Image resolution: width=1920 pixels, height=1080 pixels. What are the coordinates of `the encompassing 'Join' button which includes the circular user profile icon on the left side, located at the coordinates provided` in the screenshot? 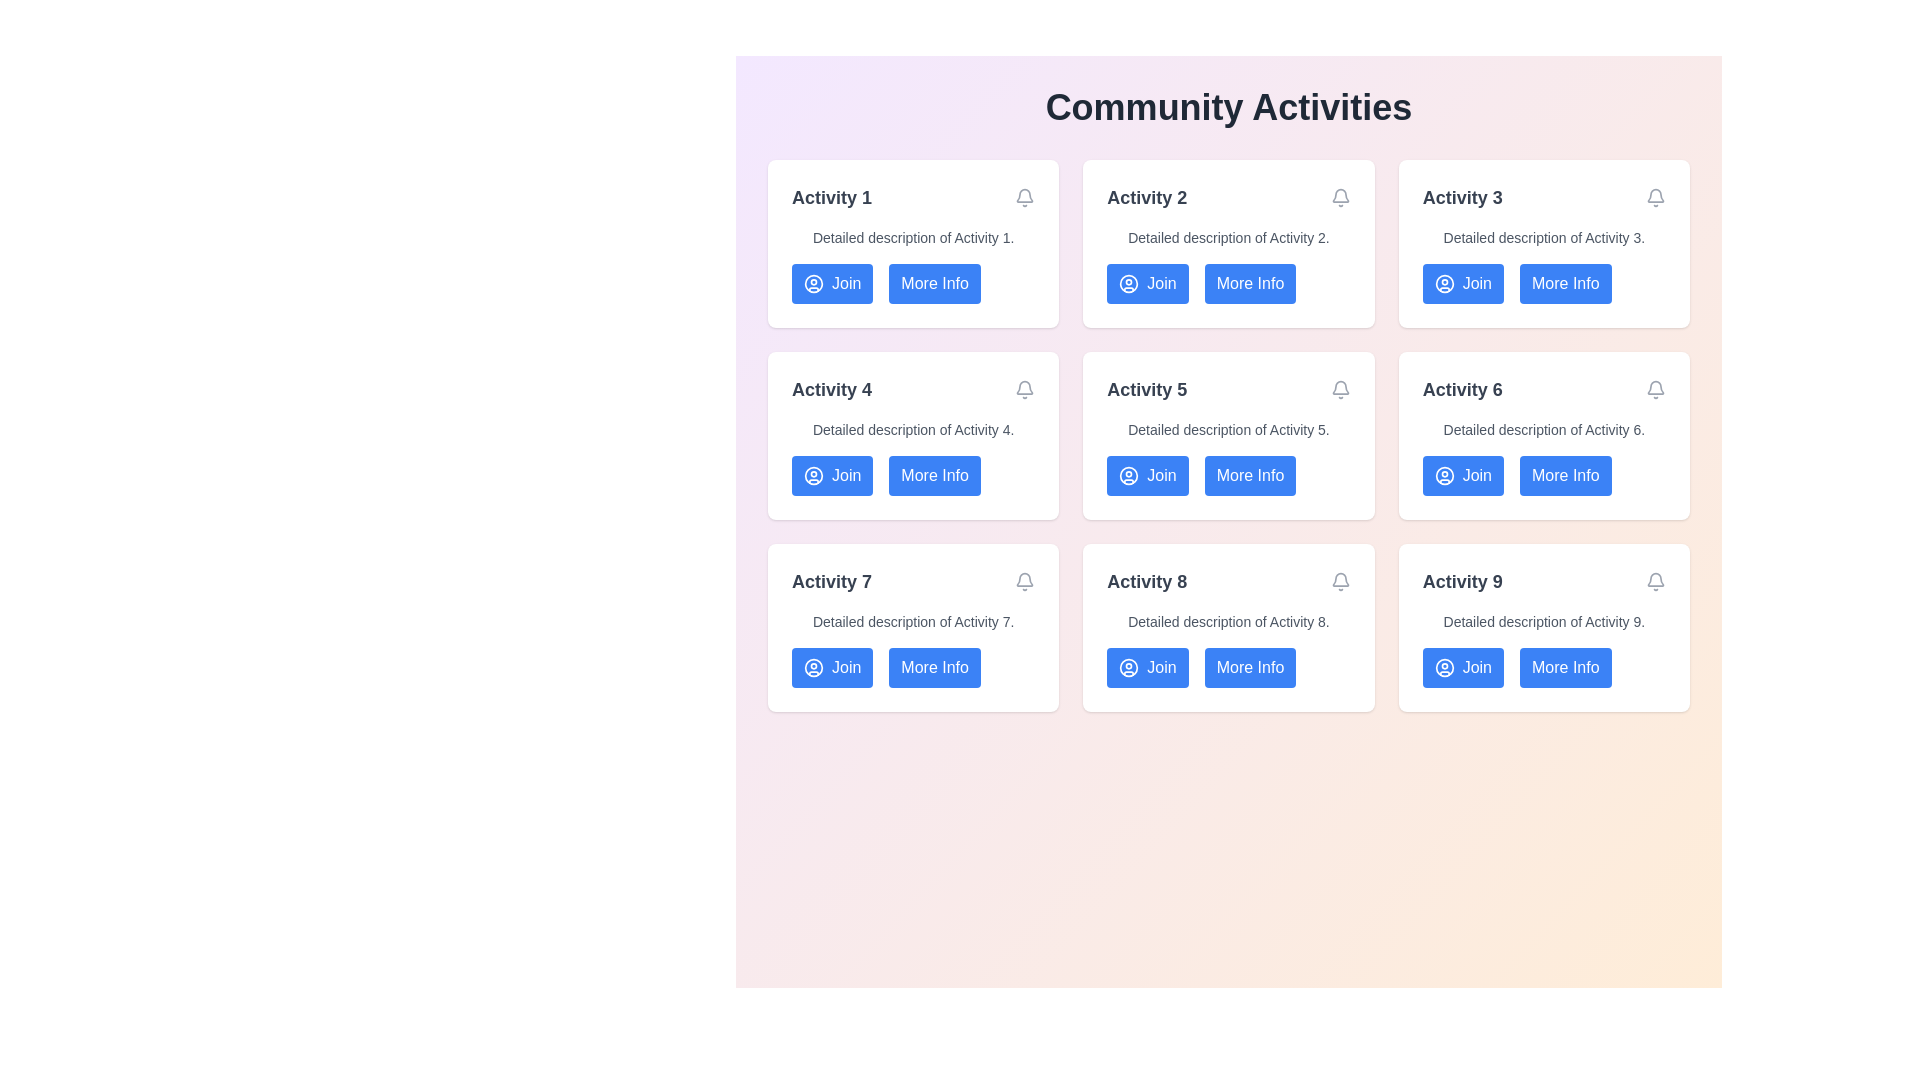 It's located at (1129, 667).